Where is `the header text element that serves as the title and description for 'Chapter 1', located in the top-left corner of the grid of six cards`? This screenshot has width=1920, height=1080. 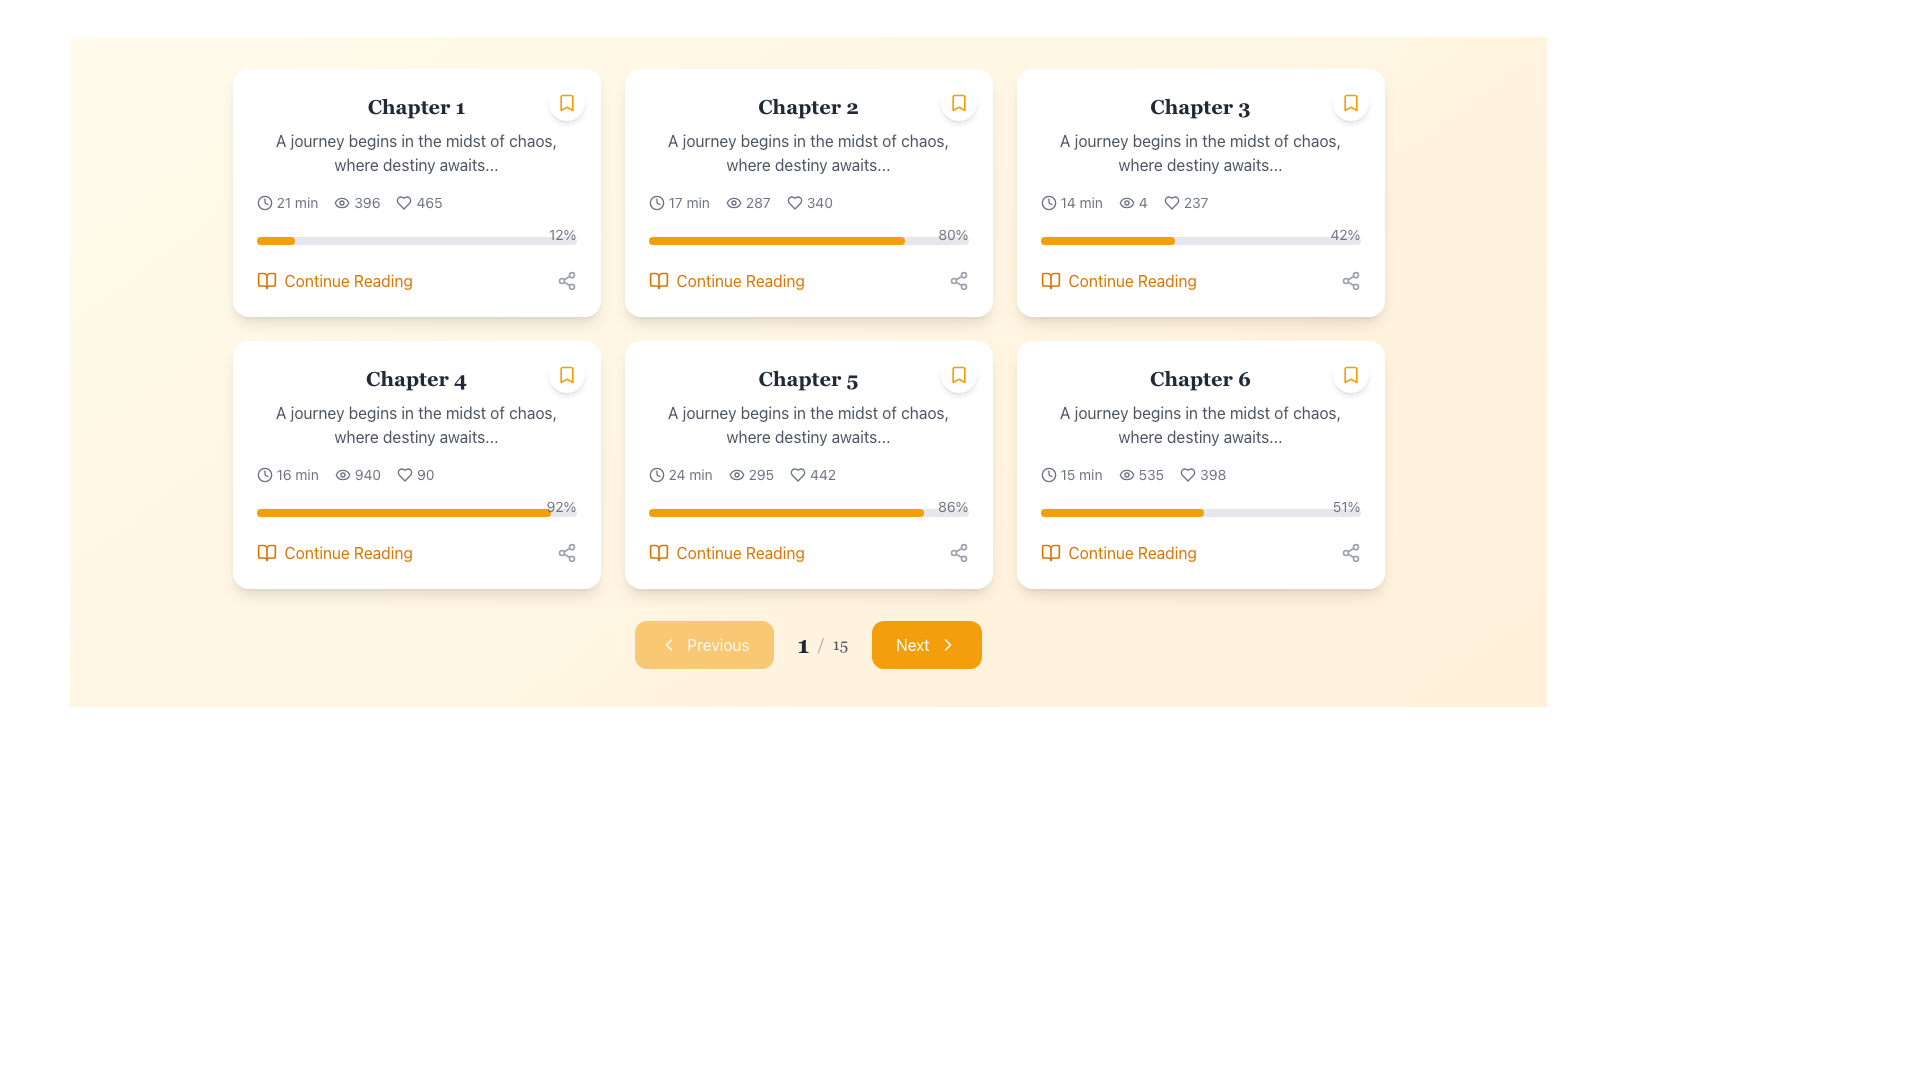 the header text element that serves as the title and description for 'Chapter 1', located in the top-left corner of the grid of six cards is located at coordinates (415, 135).